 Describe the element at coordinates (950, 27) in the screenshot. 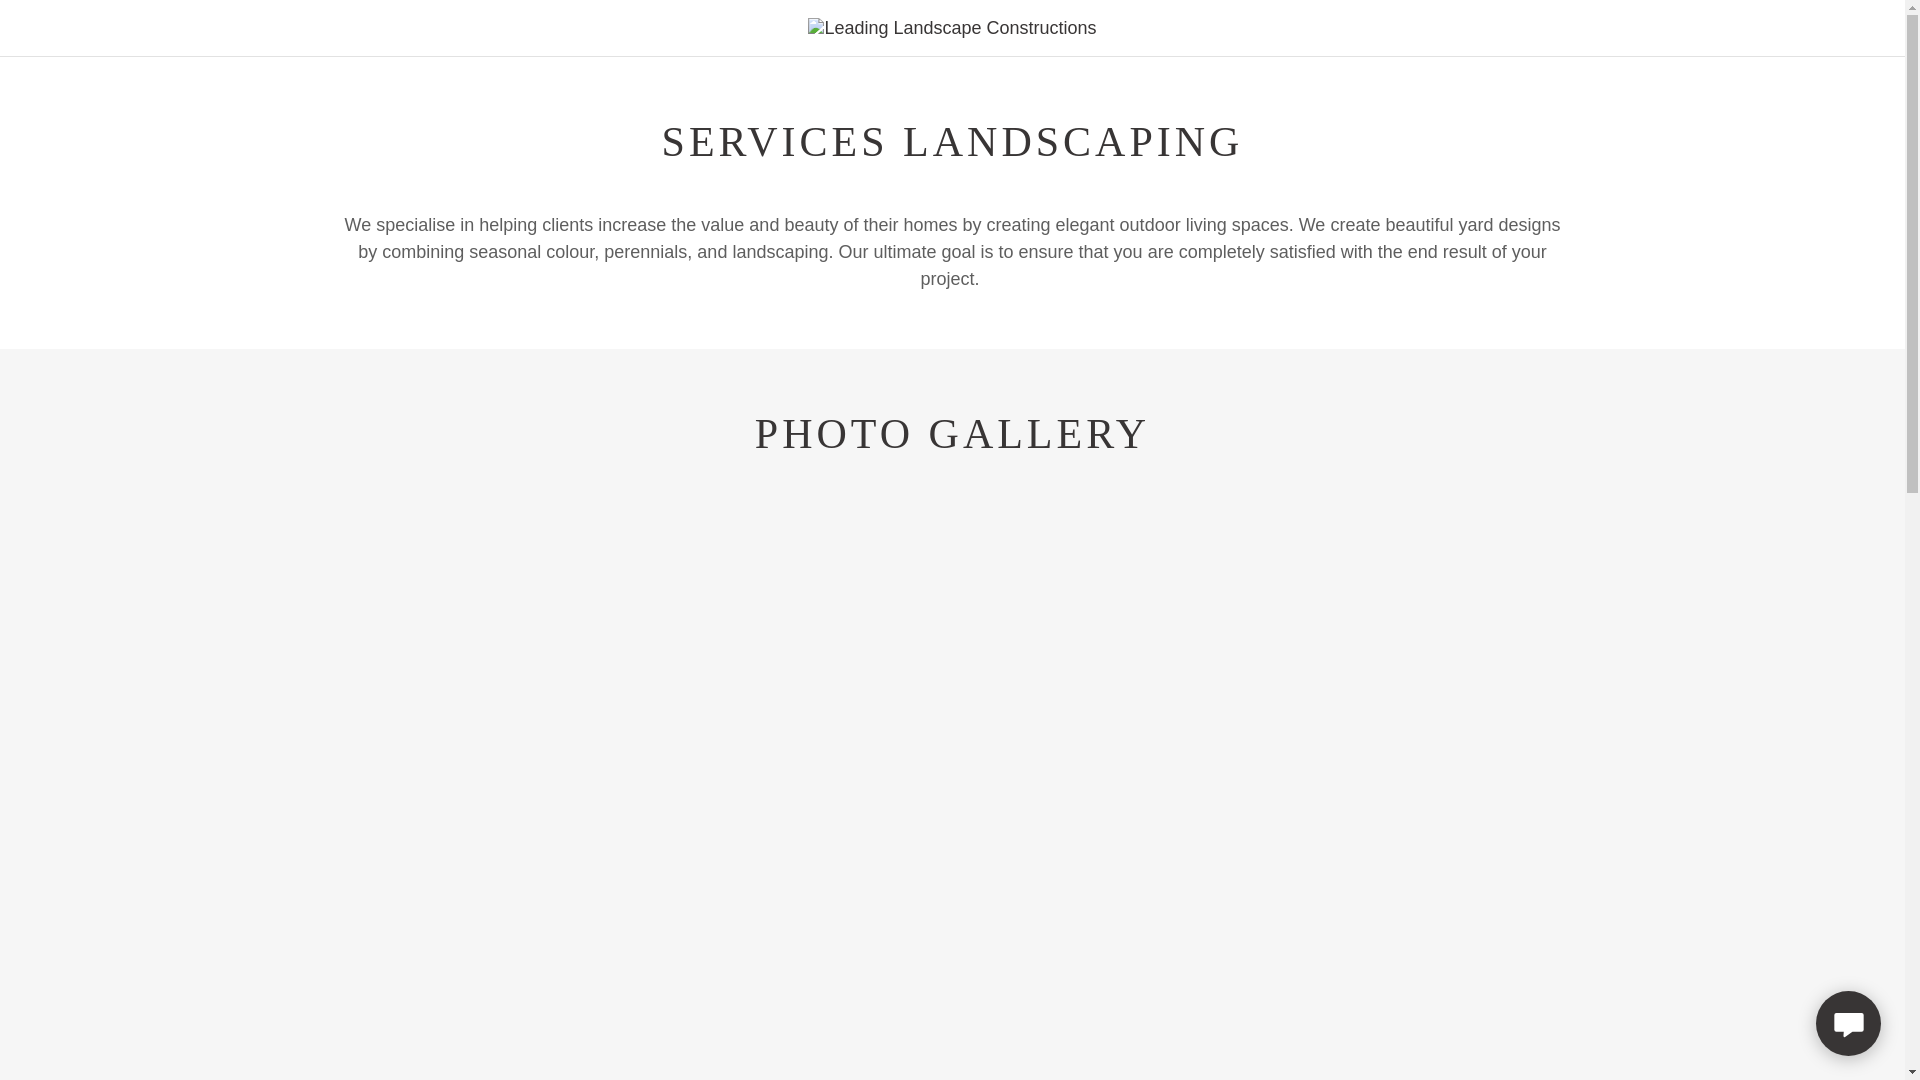

I see `'Leading Landscape Constructions'` at that location.